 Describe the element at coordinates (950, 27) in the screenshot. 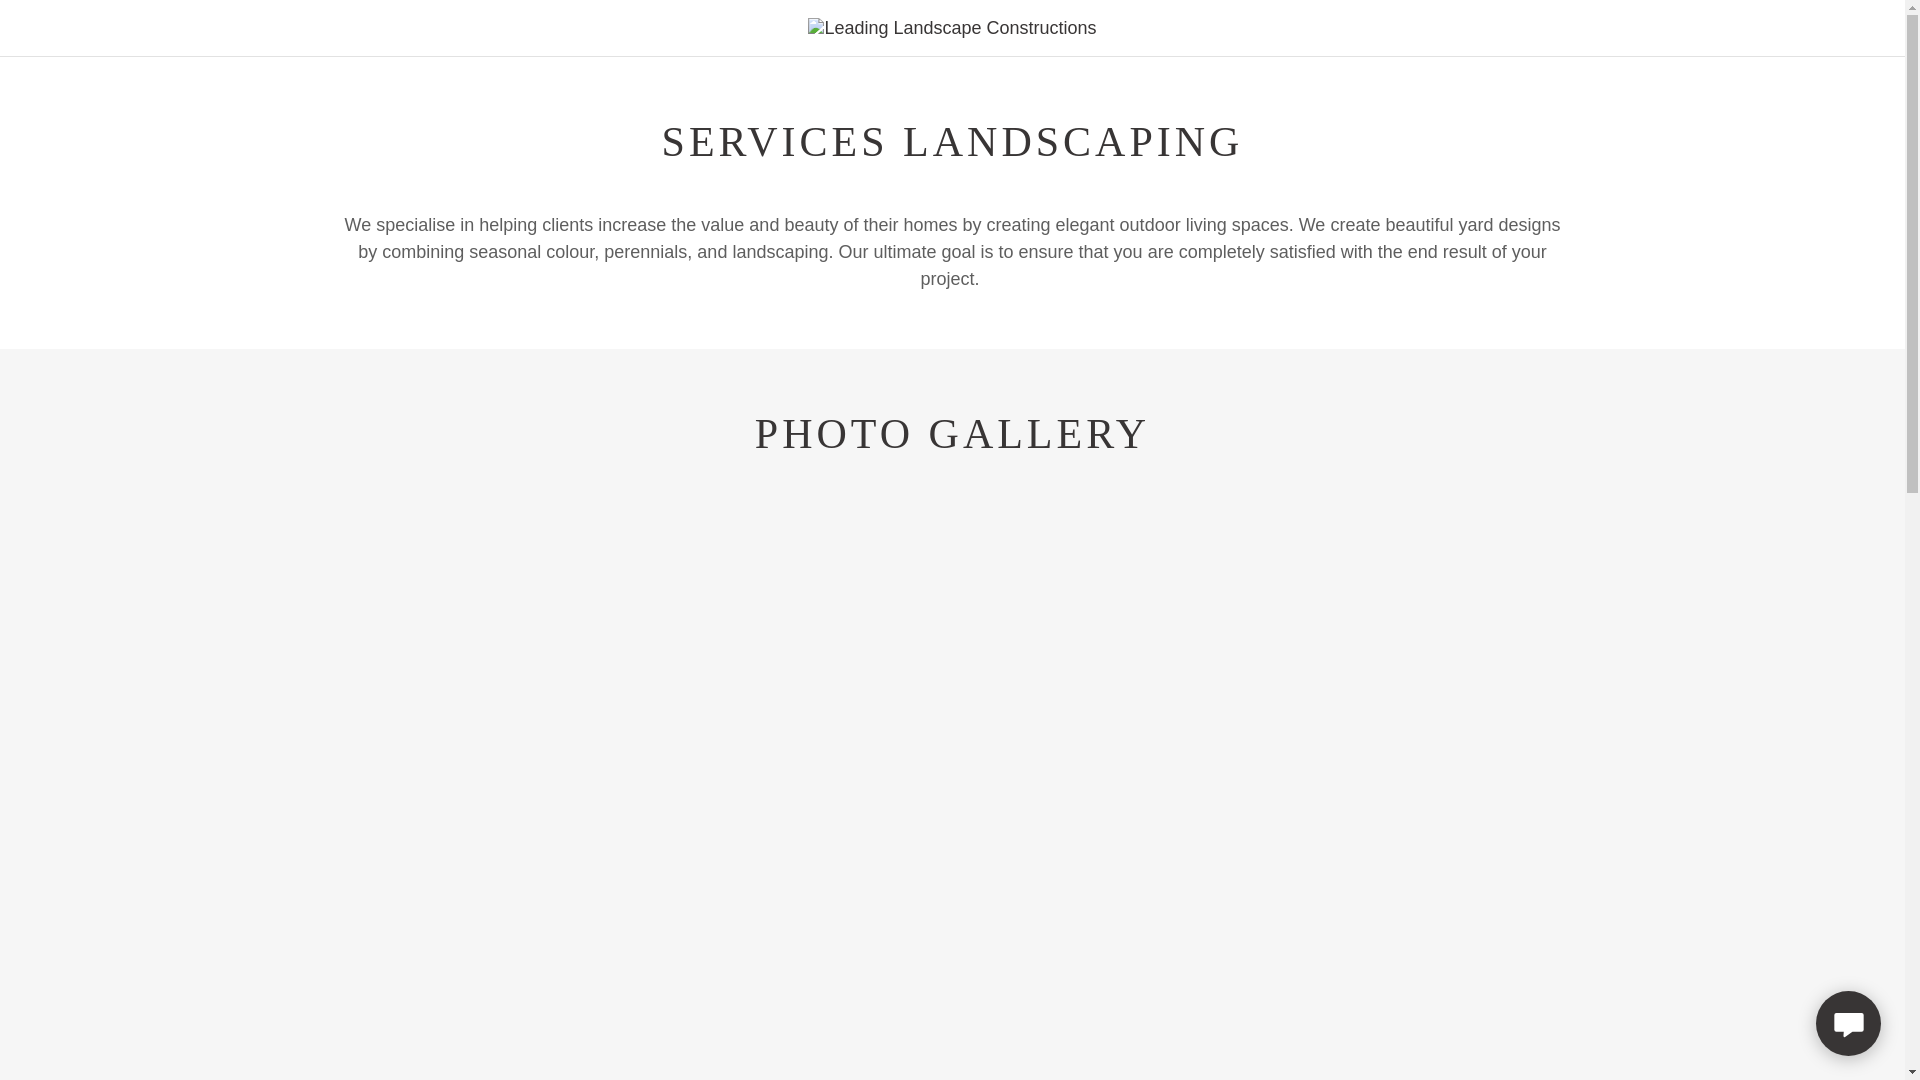

I see `'Leading Landscape Constructions'` at that location.